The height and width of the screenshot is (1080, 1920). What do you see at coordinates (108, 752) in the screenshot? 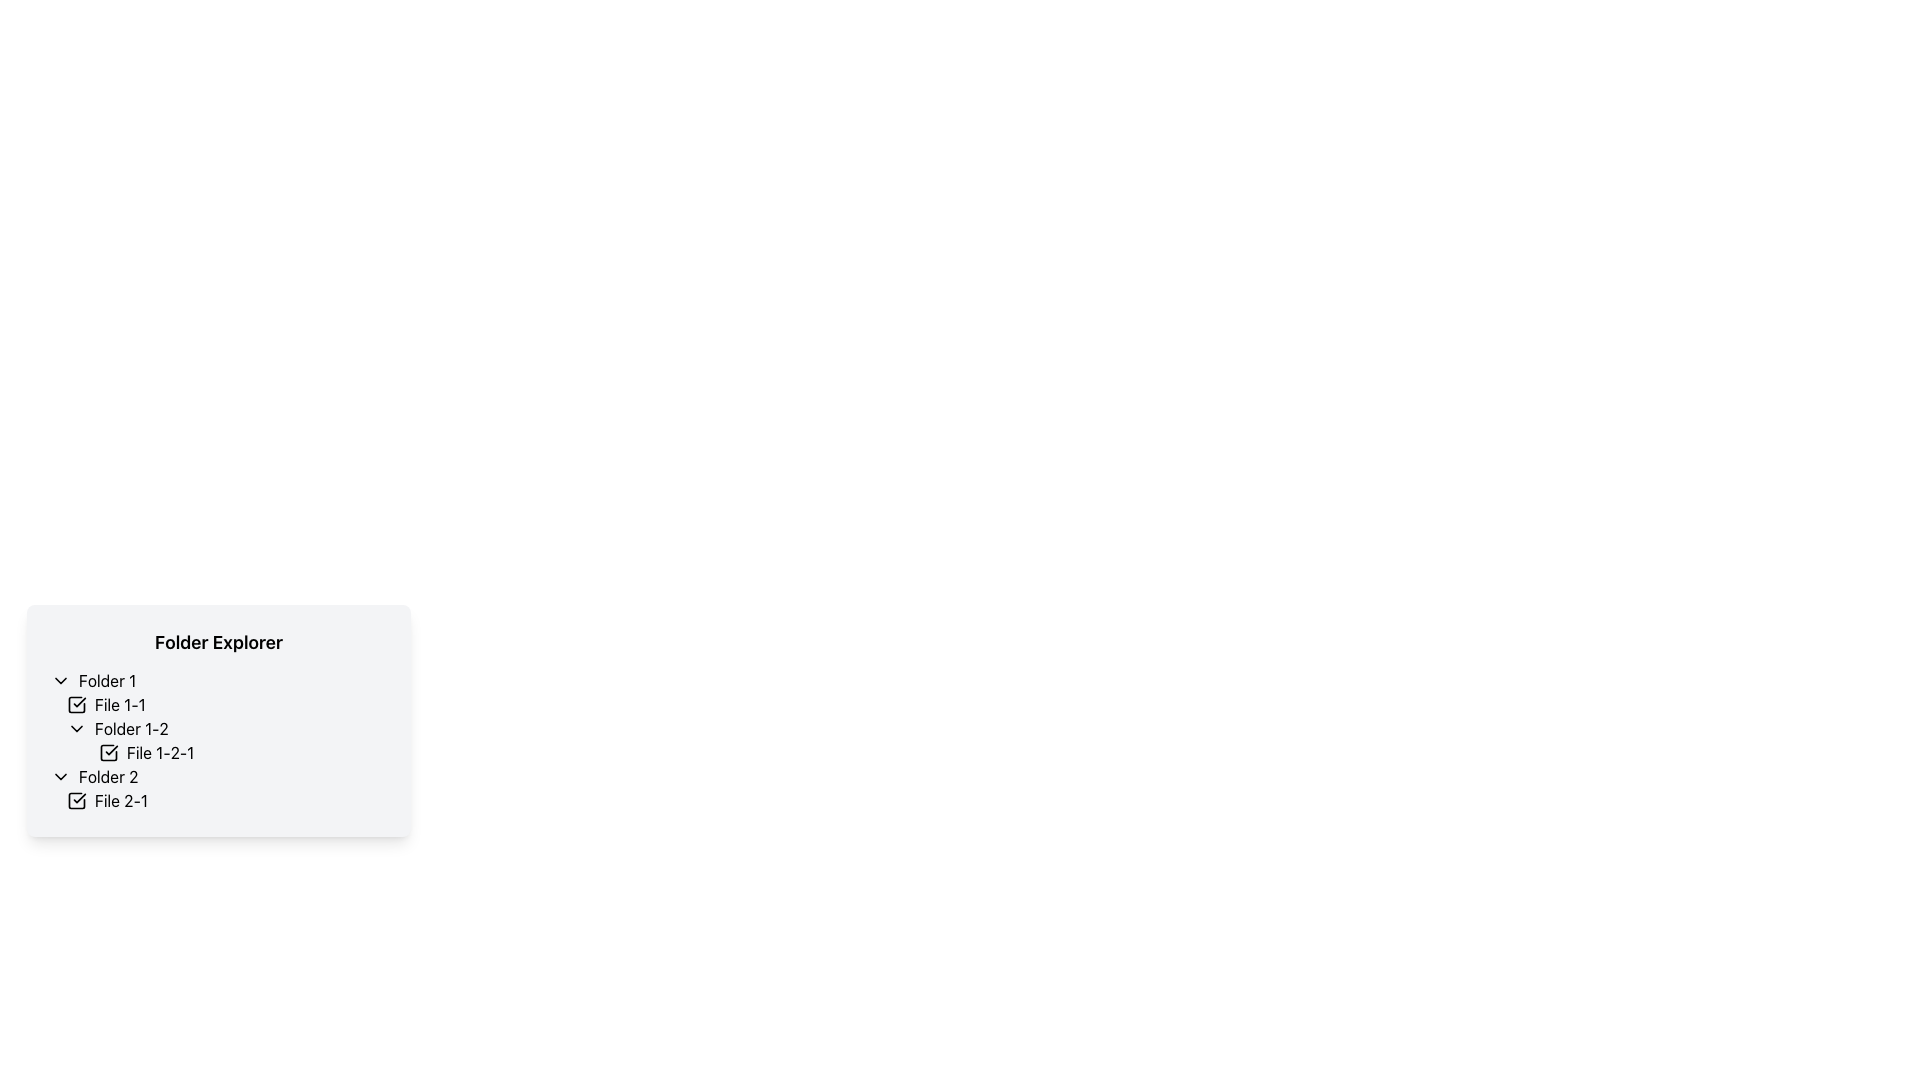
I see `the checkbox located to the left of the text 'File 1-2-1' within the 'Folder 1-2' section` at bounding box center [108, 752].